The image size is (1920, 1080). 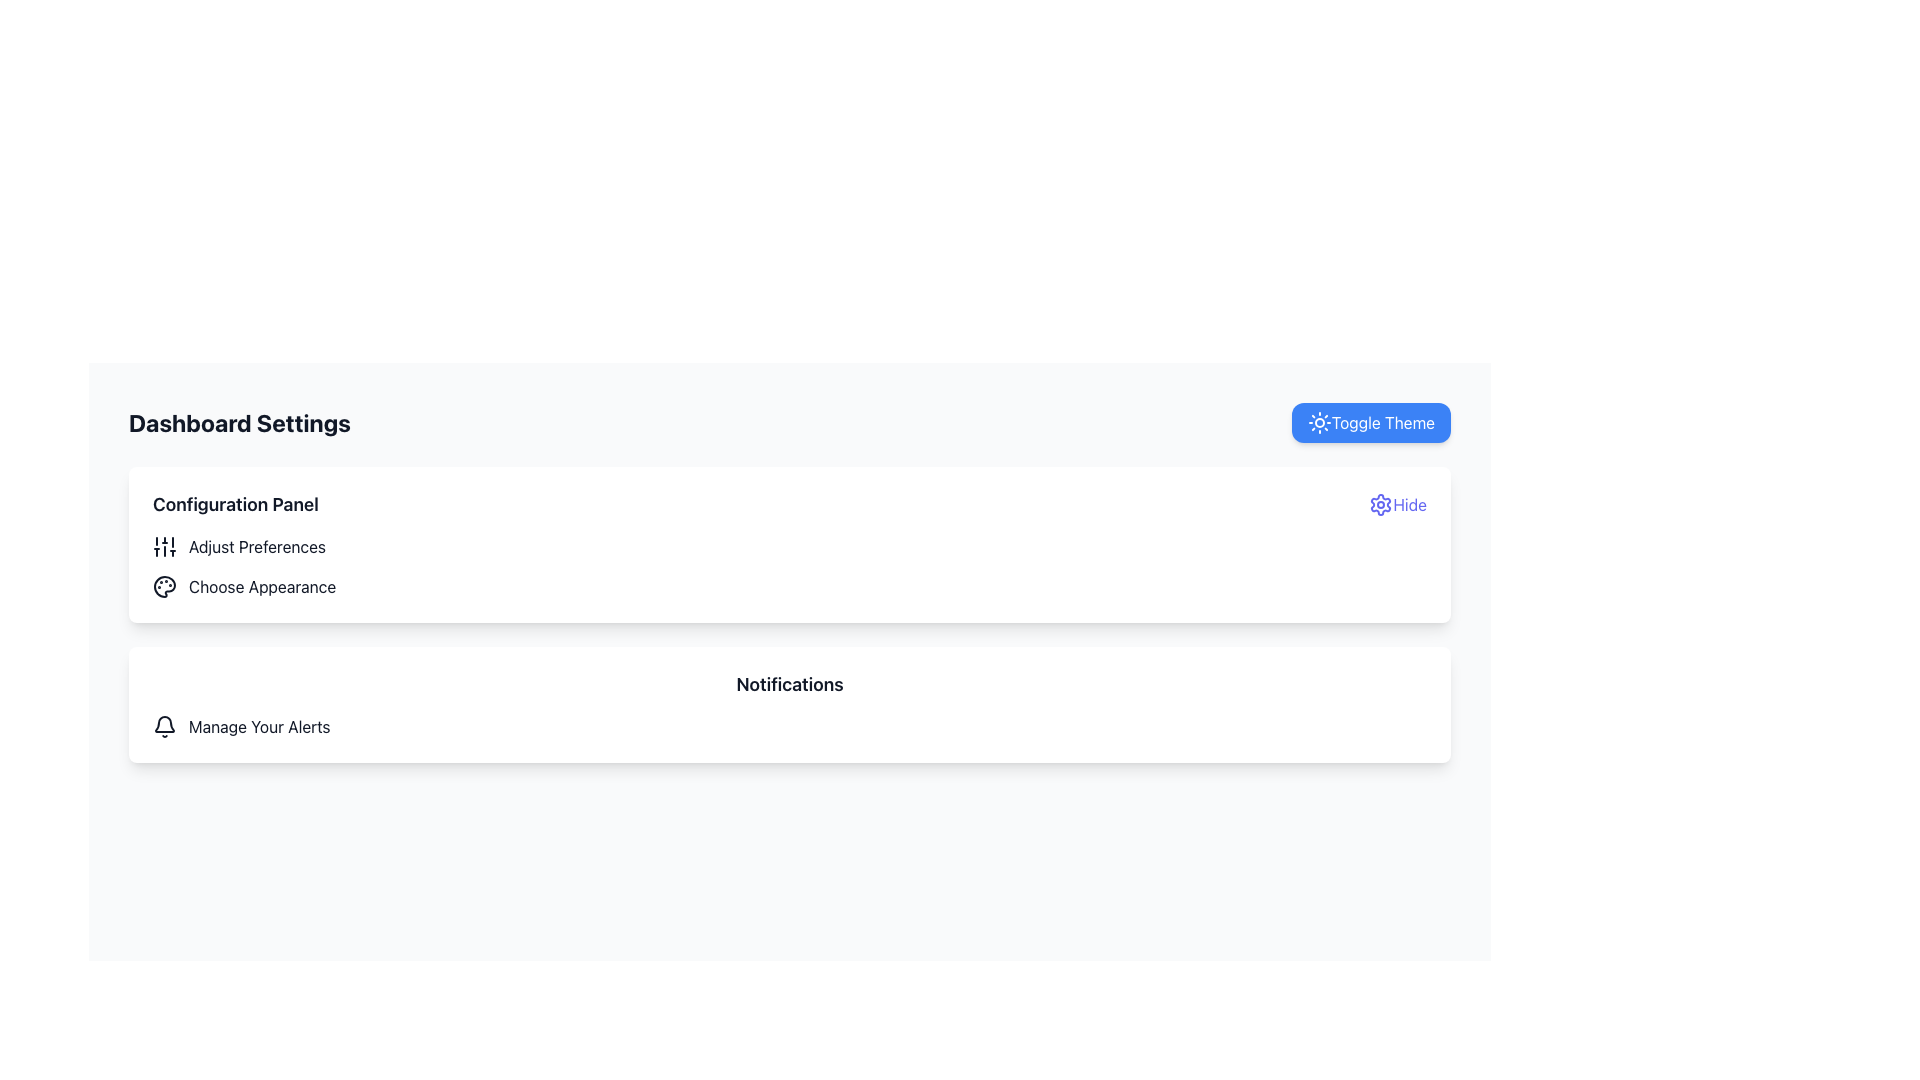 What do you see at coordinates (1370, 422) in the screenshot?
I see `the 'Toggle Theme' button, which is a rectangular button with a blue background and white text, located on the right side of the interface` at bounding box center [1370, 422].